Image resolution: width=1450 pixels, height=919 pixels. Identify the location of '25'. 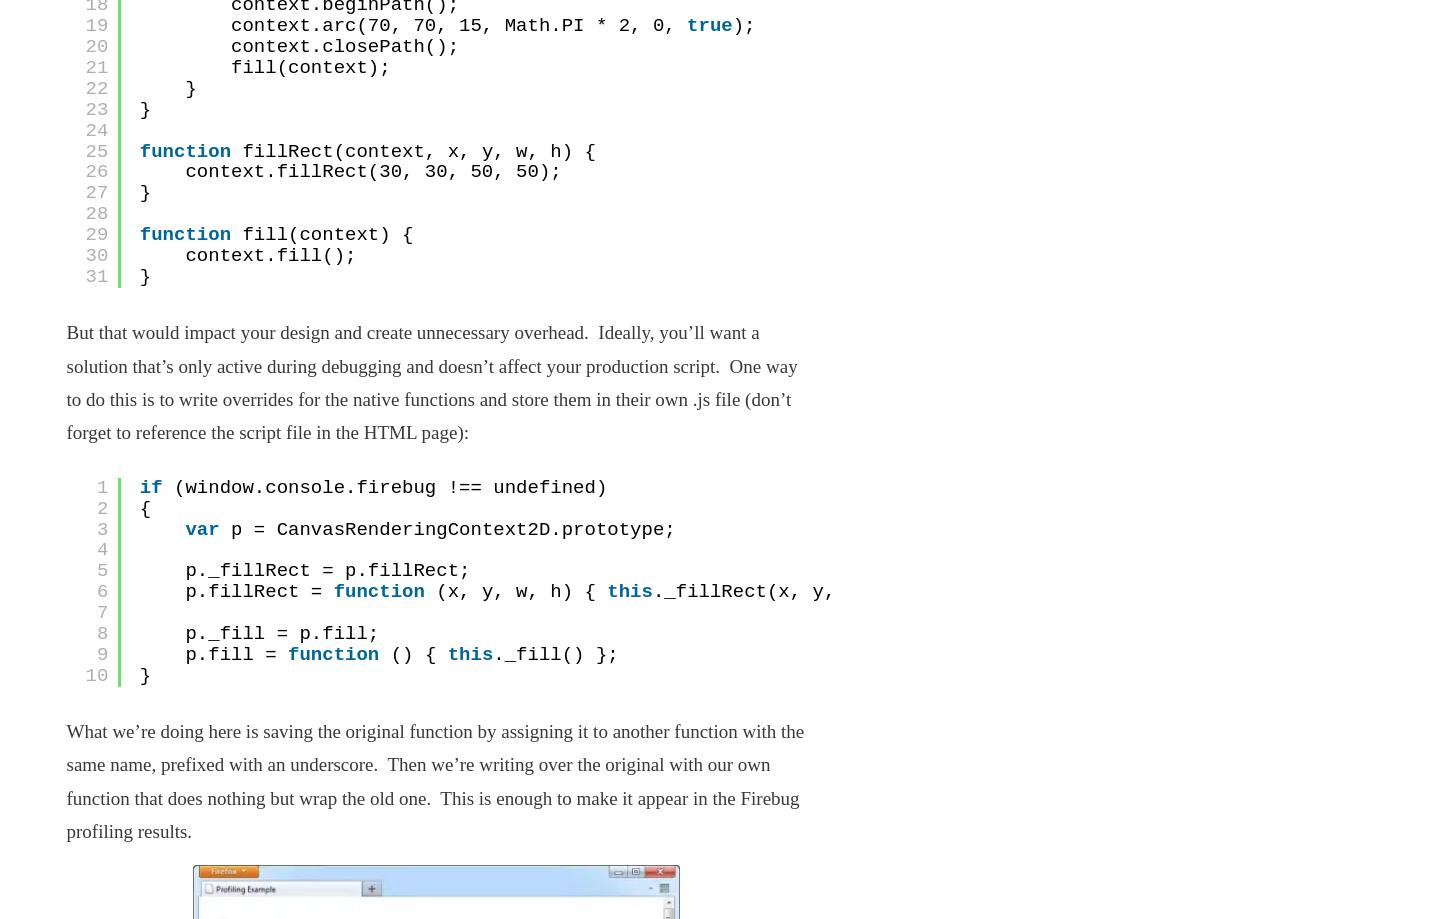
(96, 149).